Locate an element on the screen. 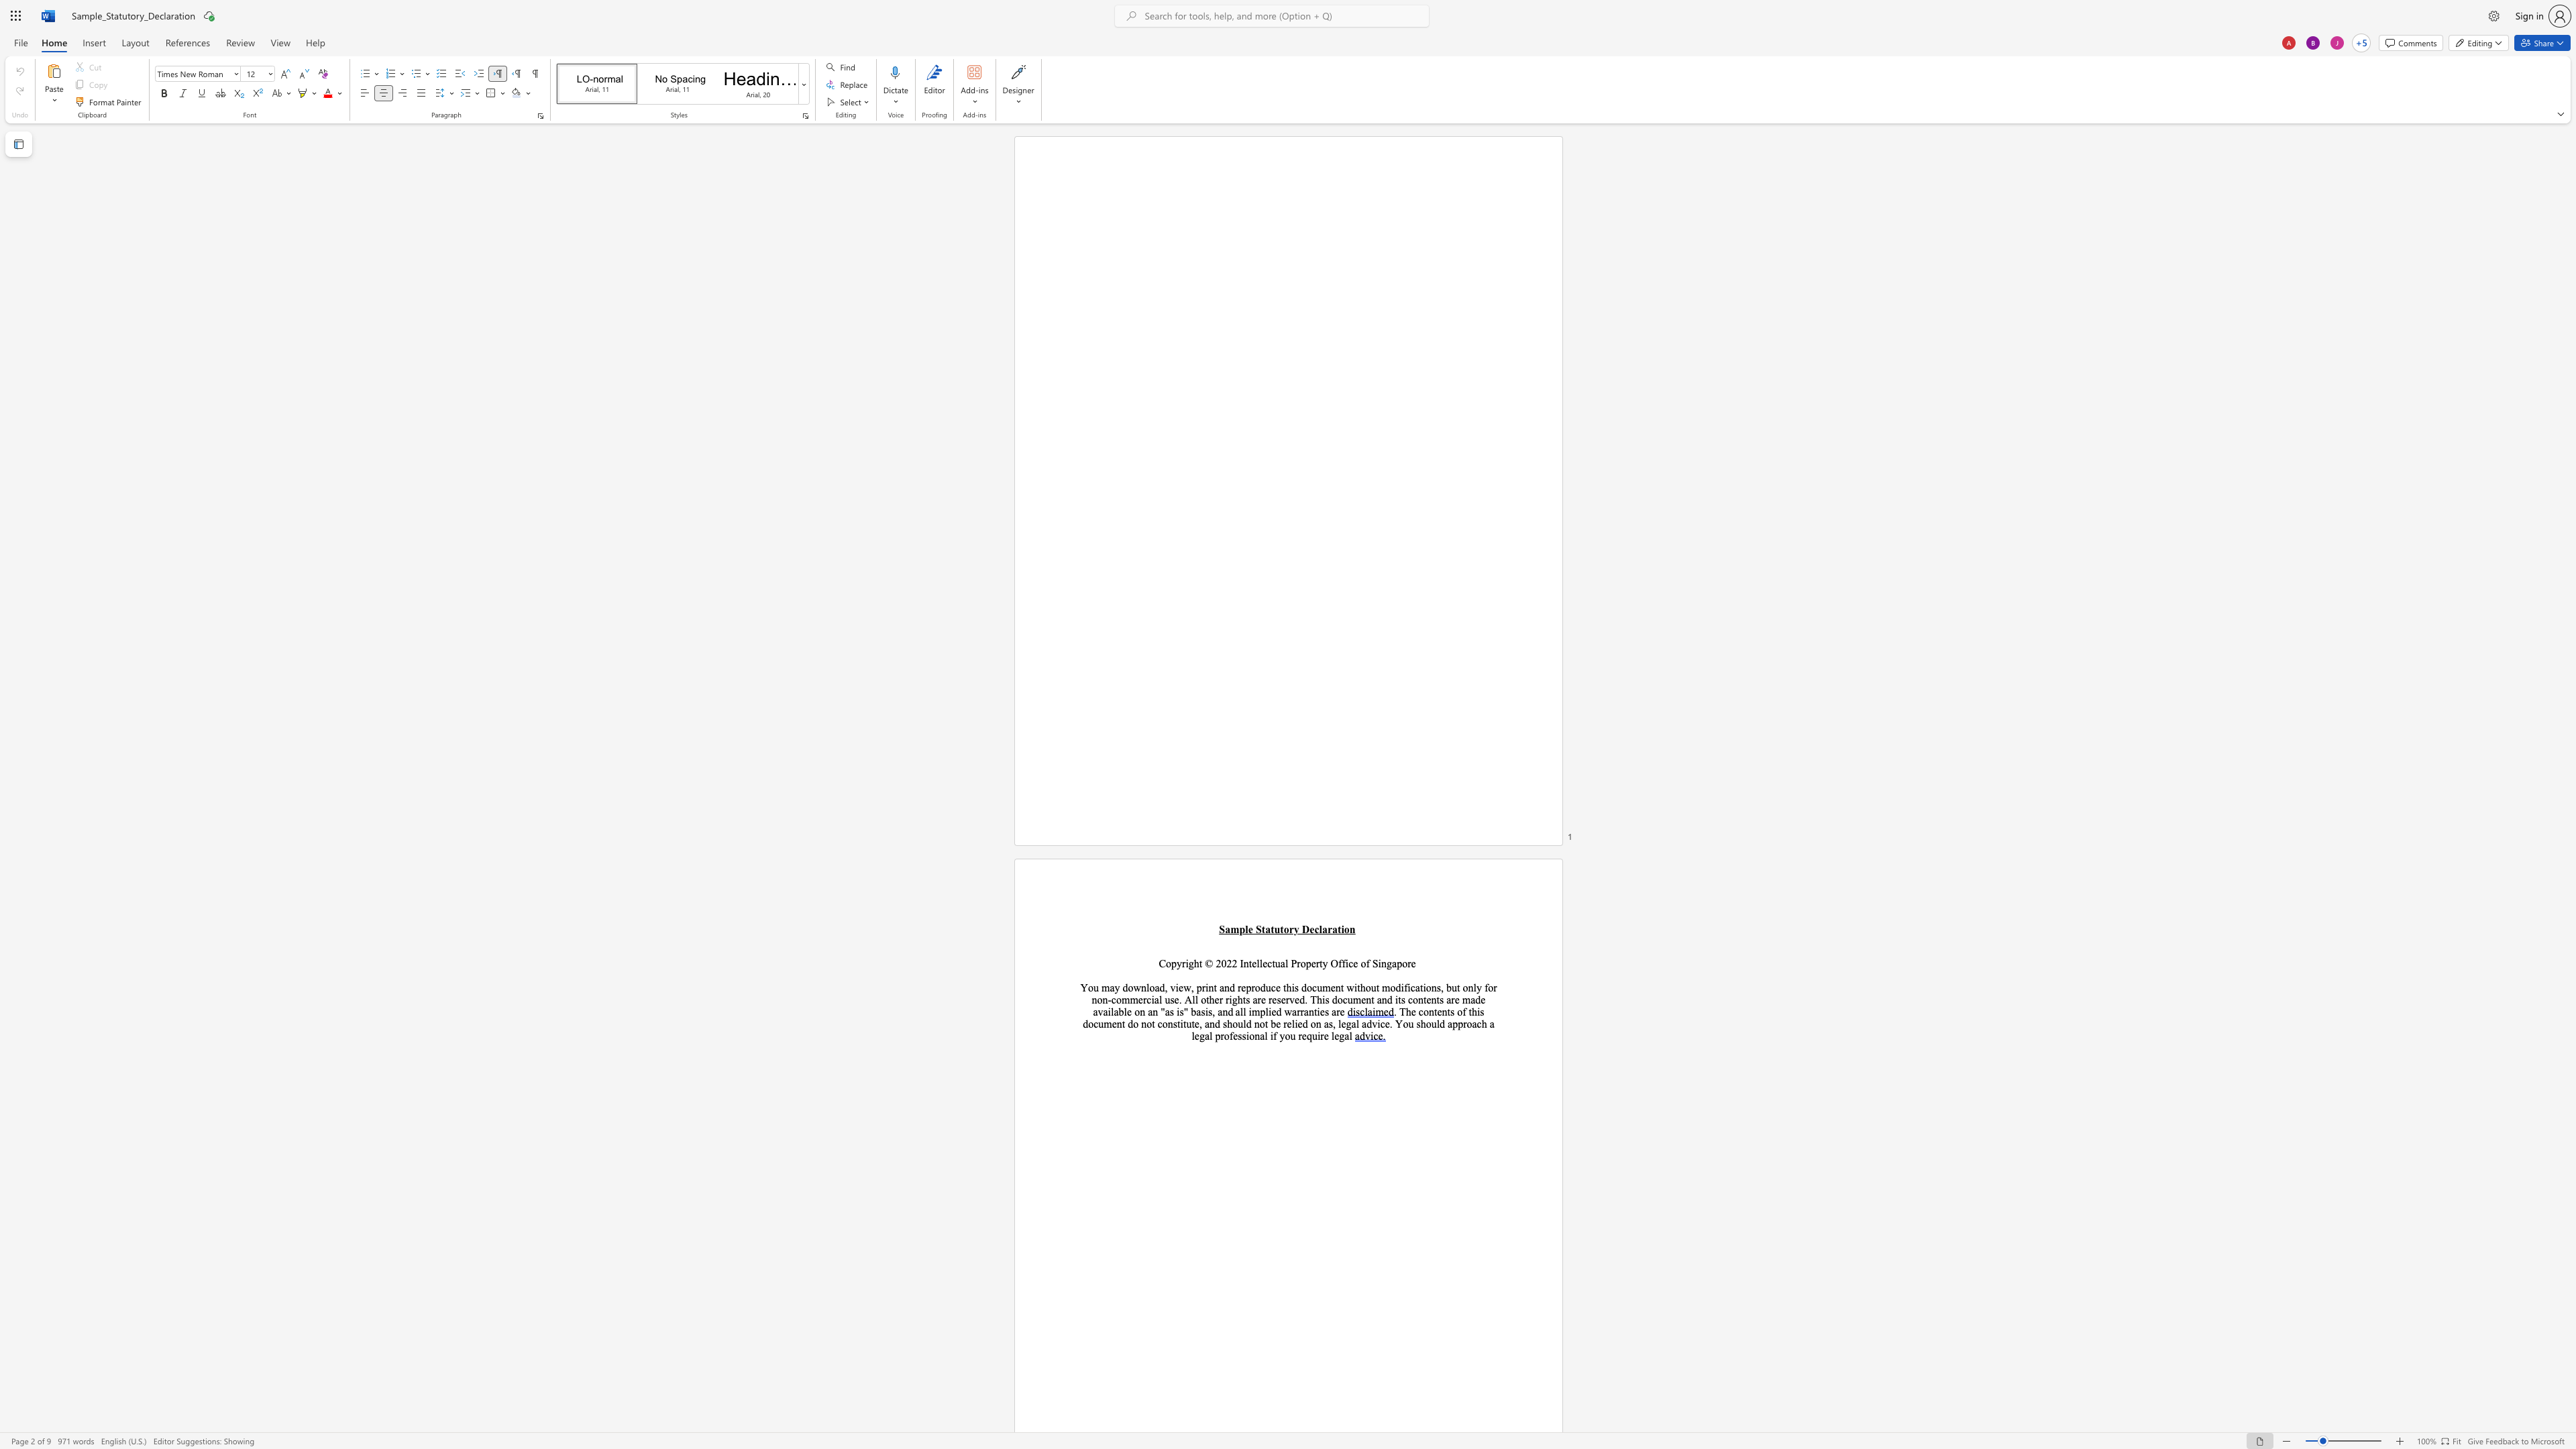 This screenshot has width=2576, height=1449. the 2th character "t" in the text is located at coordinates (1271, 929).